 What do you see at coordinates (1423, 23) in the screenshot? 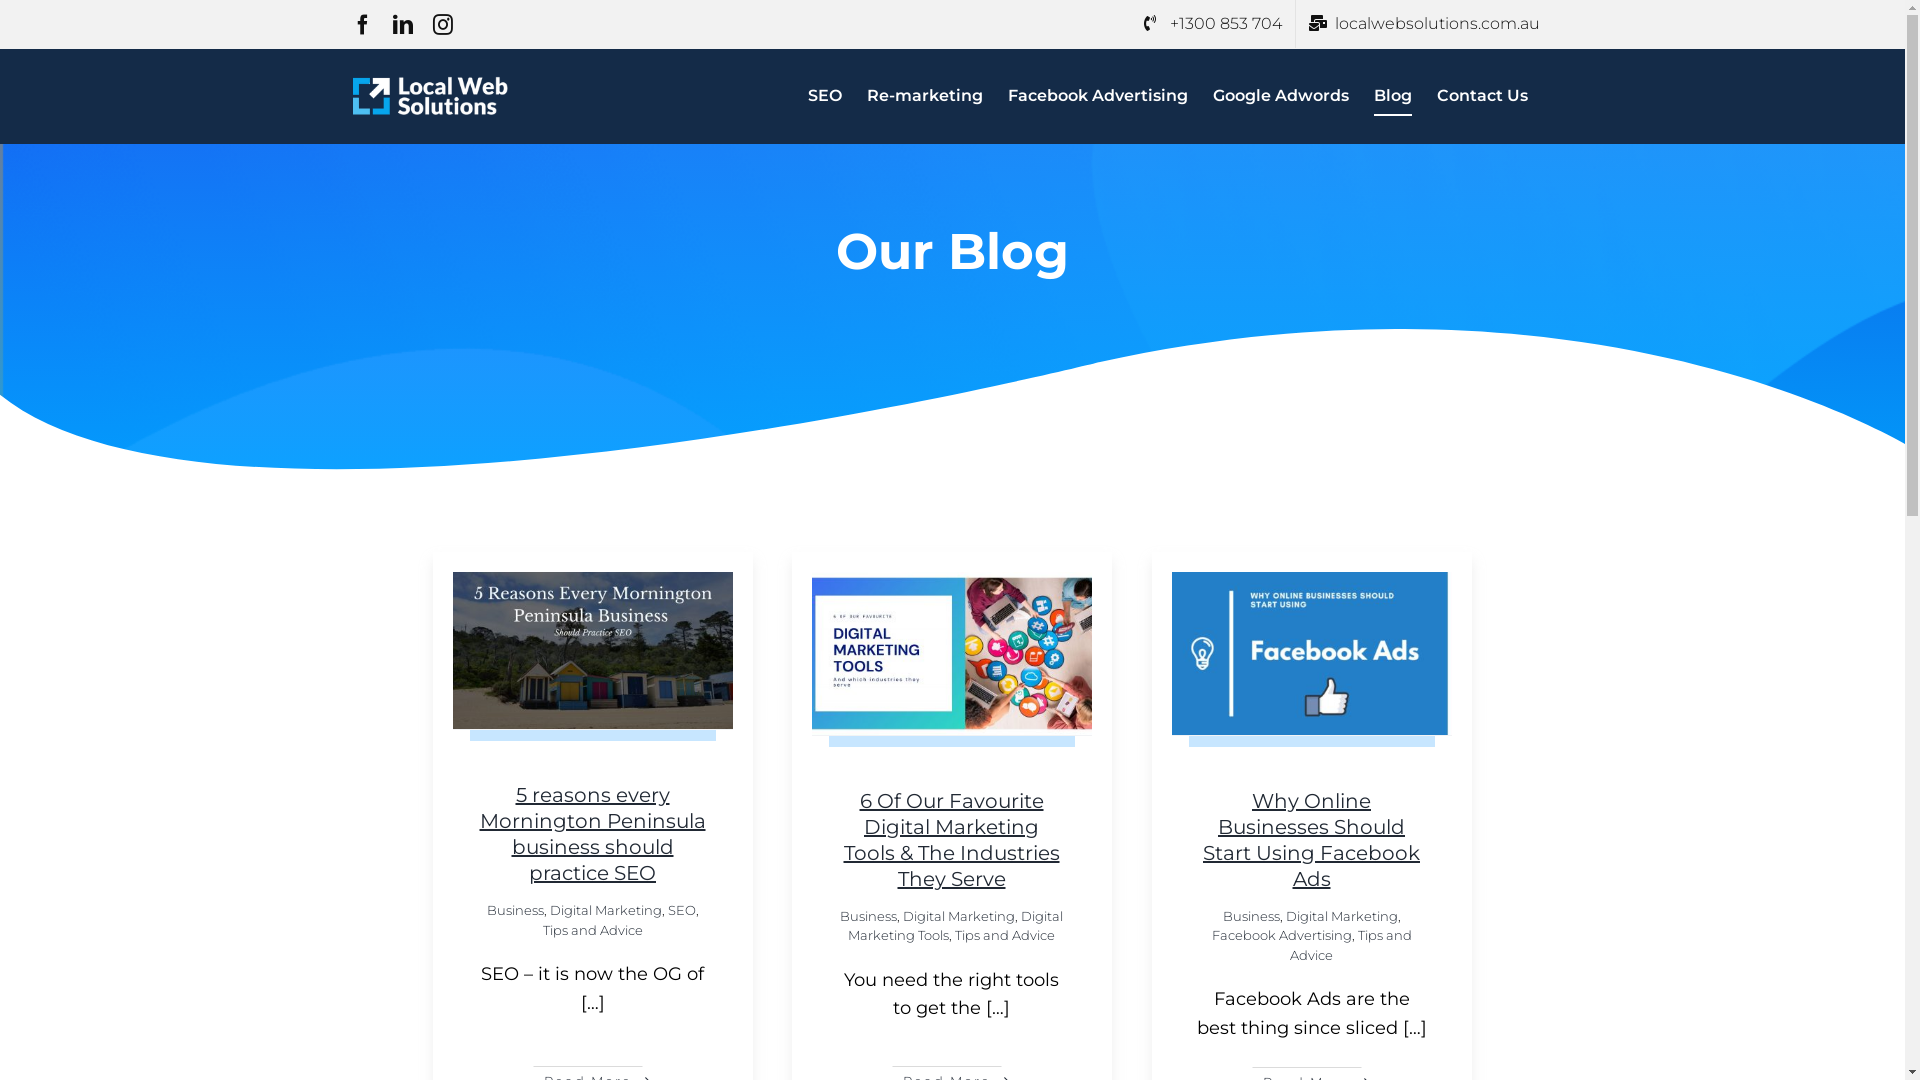
I see `'localwebsolutions.com.au'` at bounding box center [1423, 23].